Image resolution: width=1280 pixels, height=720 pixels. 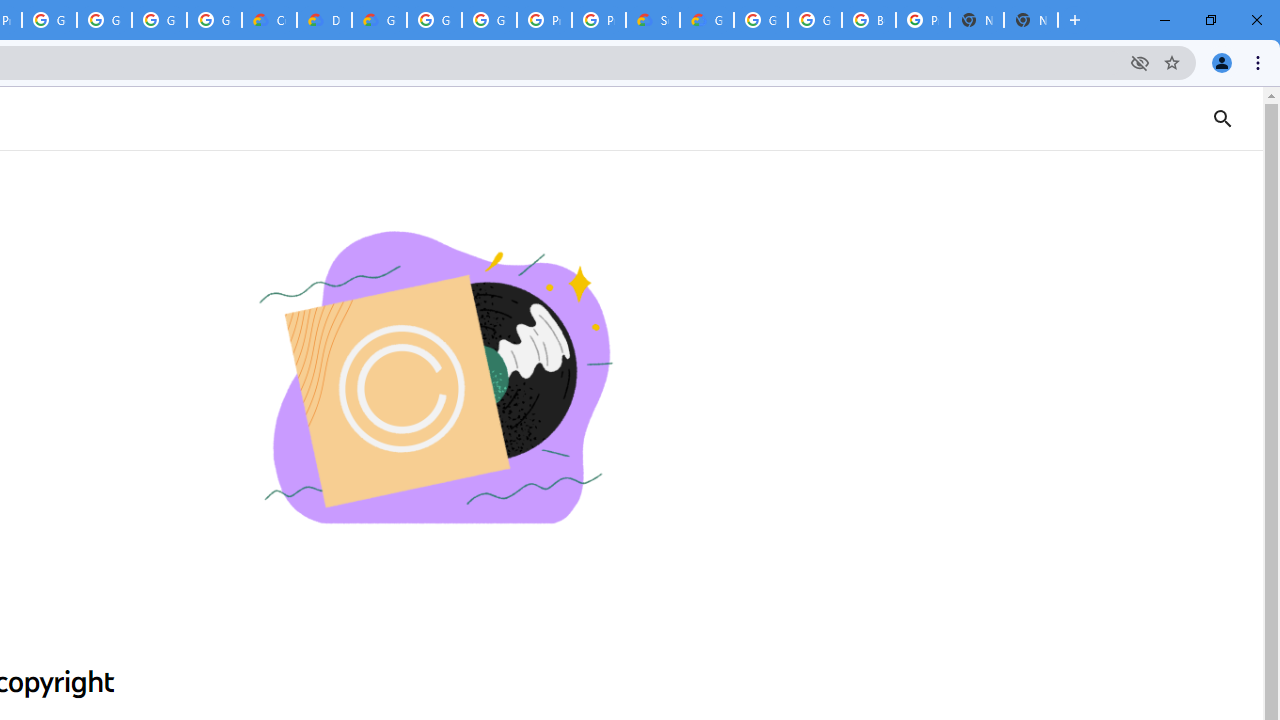 I want to click on 'Restore', so click(x=1209, y=20).